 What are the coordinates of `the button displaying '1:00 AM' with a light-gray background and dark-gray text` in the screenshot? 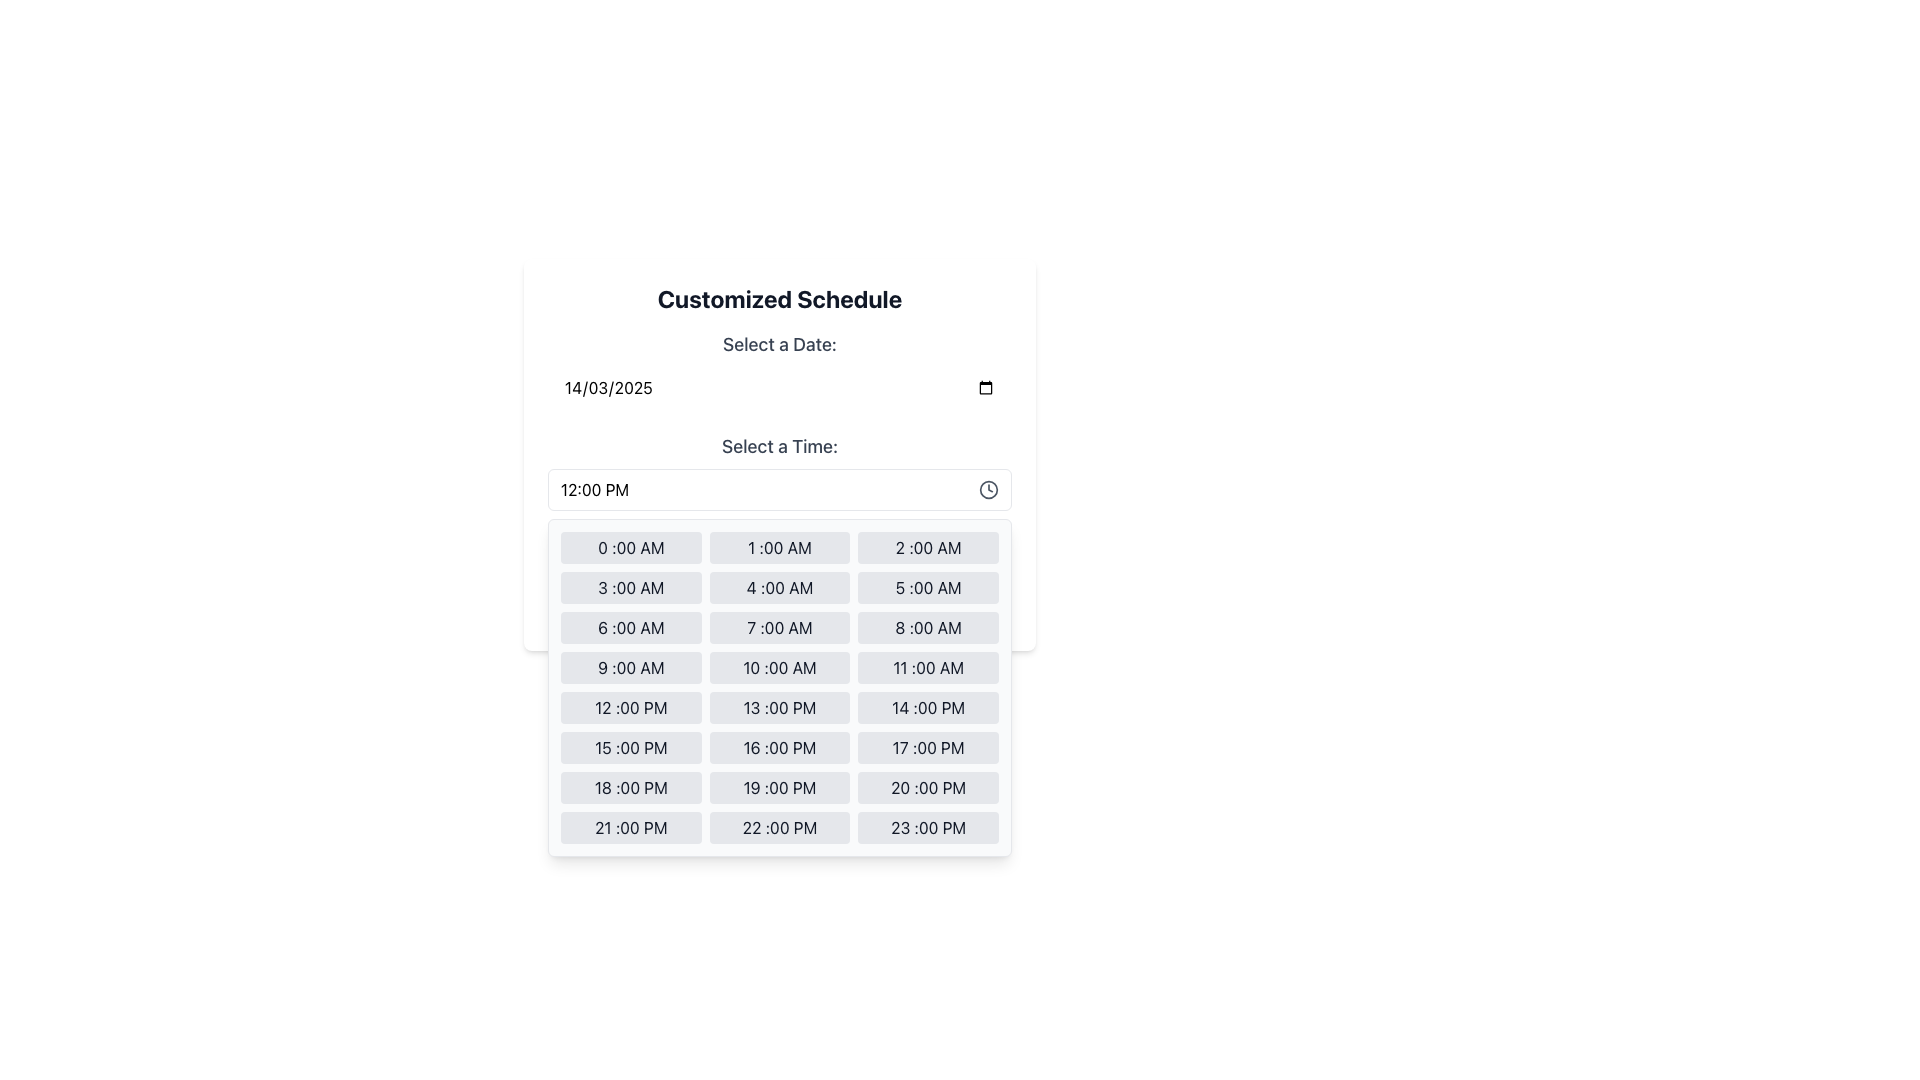 It's located at (778, 547).